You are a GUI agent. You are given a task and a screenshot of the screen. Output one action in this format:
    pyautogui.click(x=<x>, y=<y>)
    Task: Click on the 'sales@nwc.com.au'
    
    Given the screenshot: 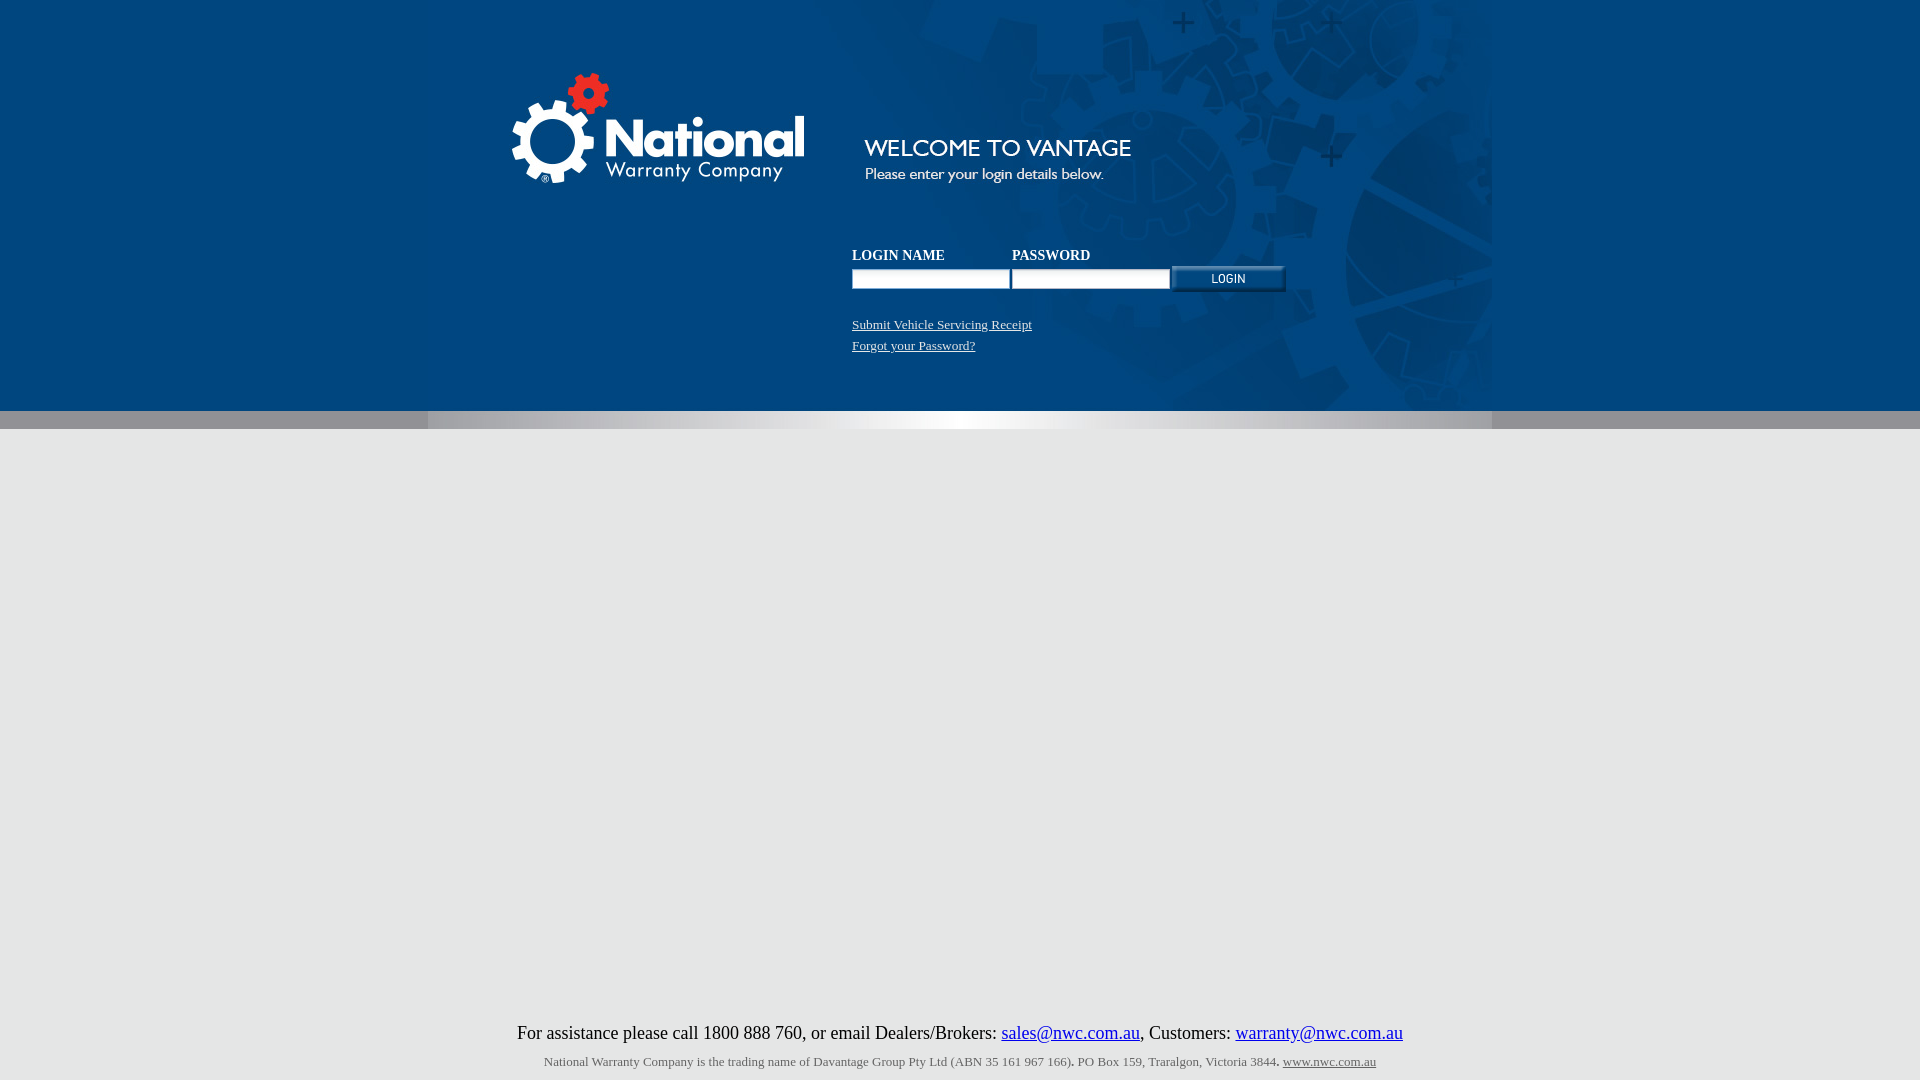 What is the action you would take?
    pyautogui.click(x=1069, y=1033)
    